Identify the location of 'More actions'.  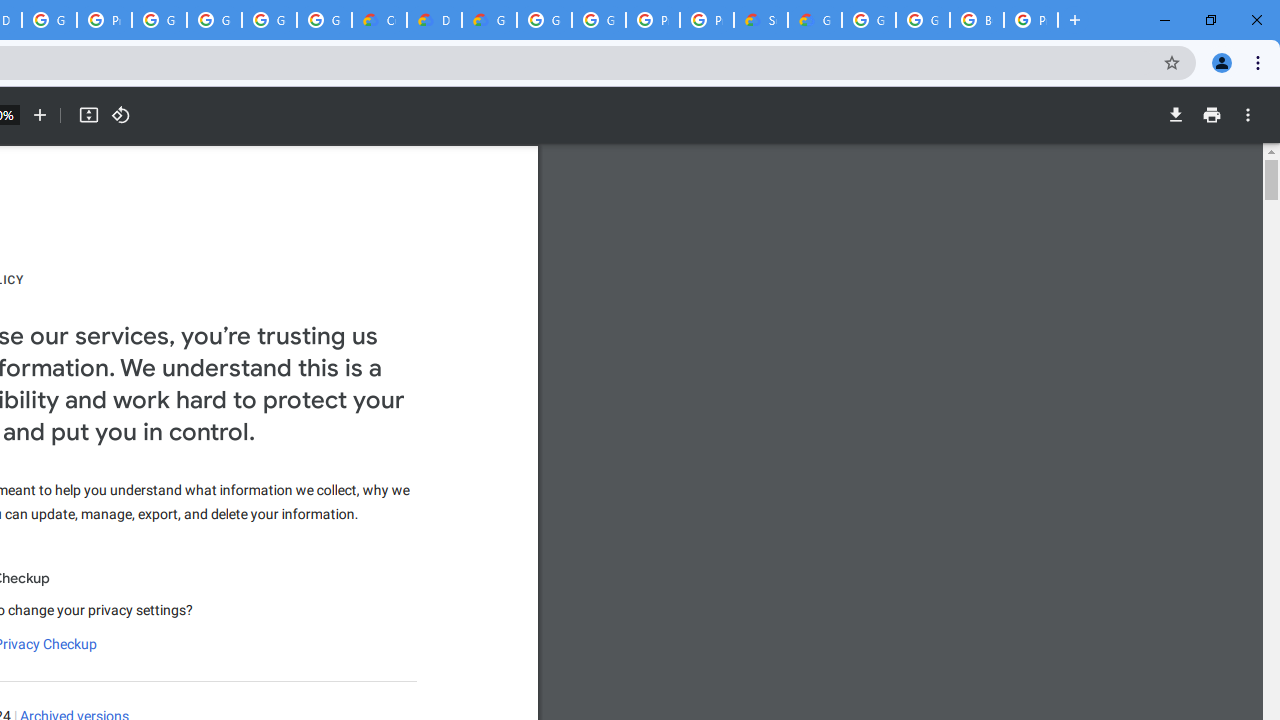
(1247, 115).